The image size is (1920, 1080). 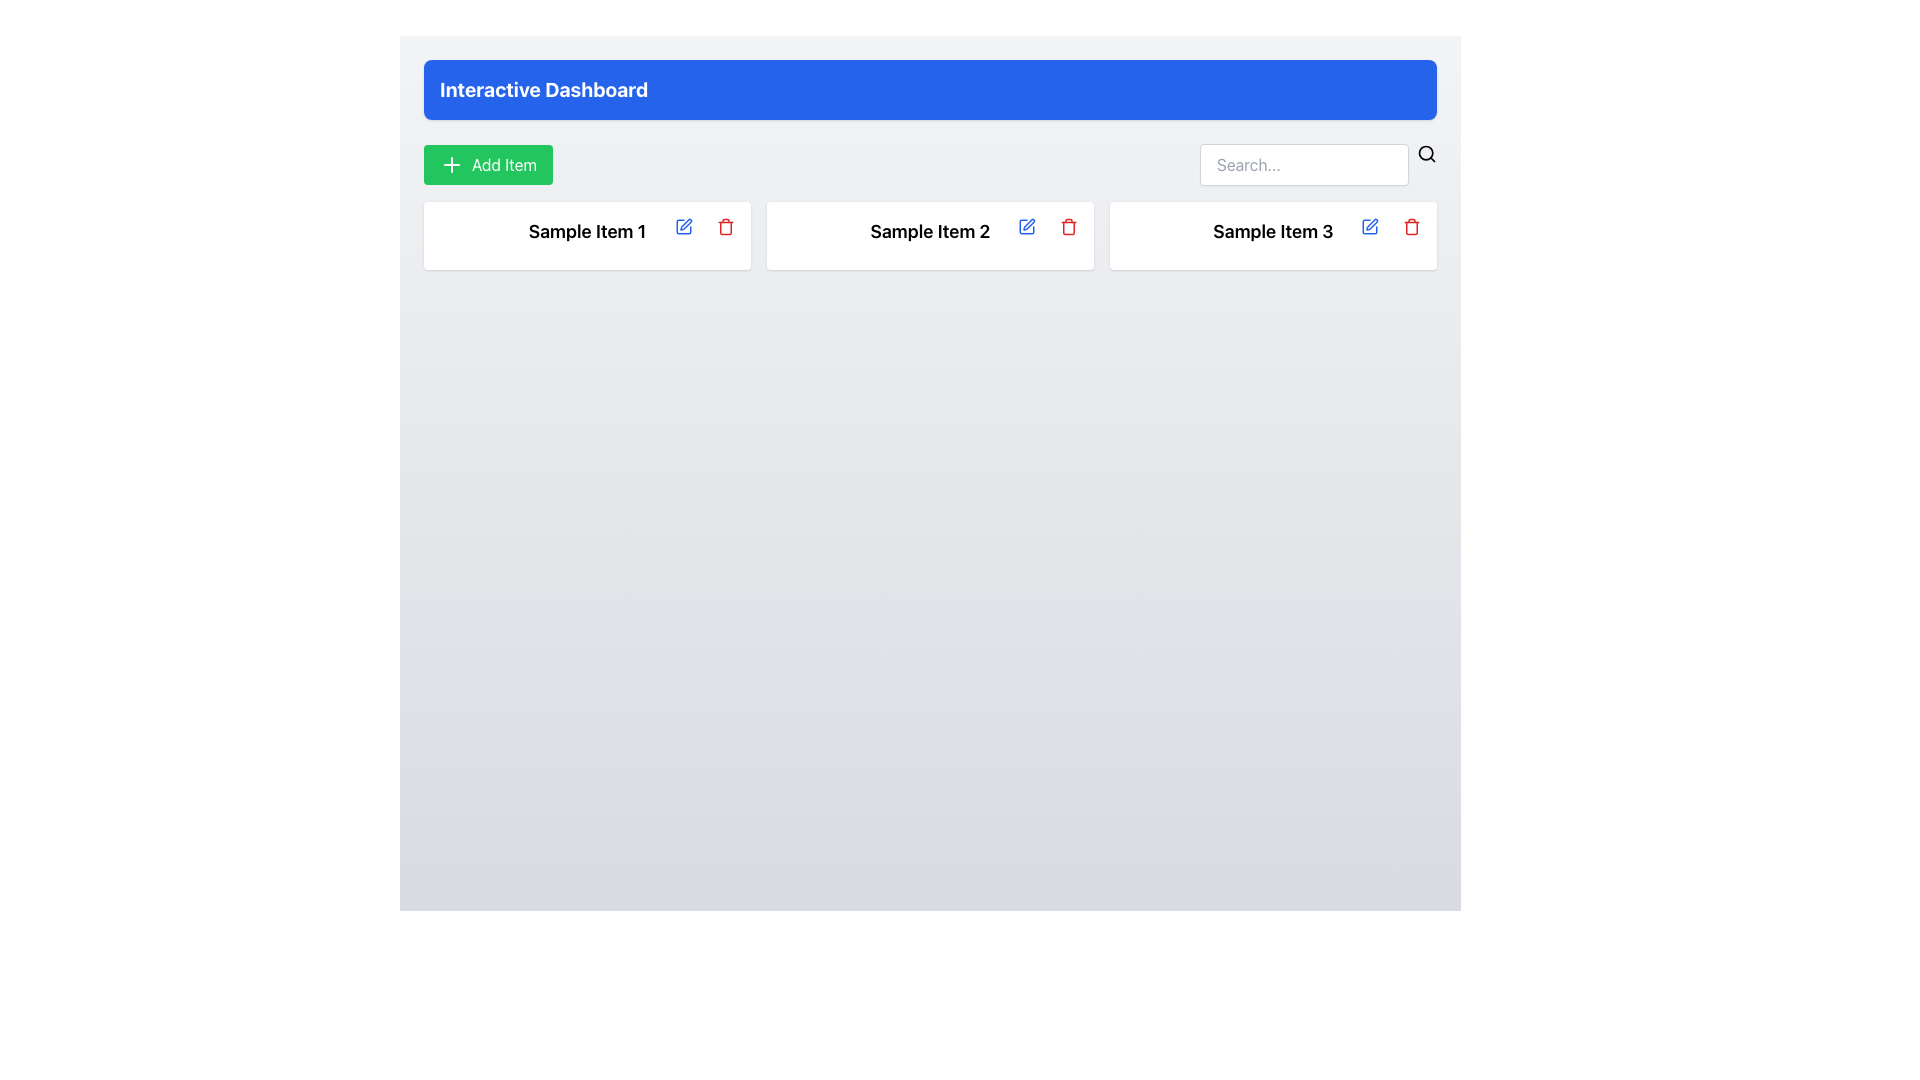 What do you see at coordinates (1068, 226) in the screenshot?
I see `the trash can icon located to the right of 'Sample Item 2'` at bounding box center [1068, 226].